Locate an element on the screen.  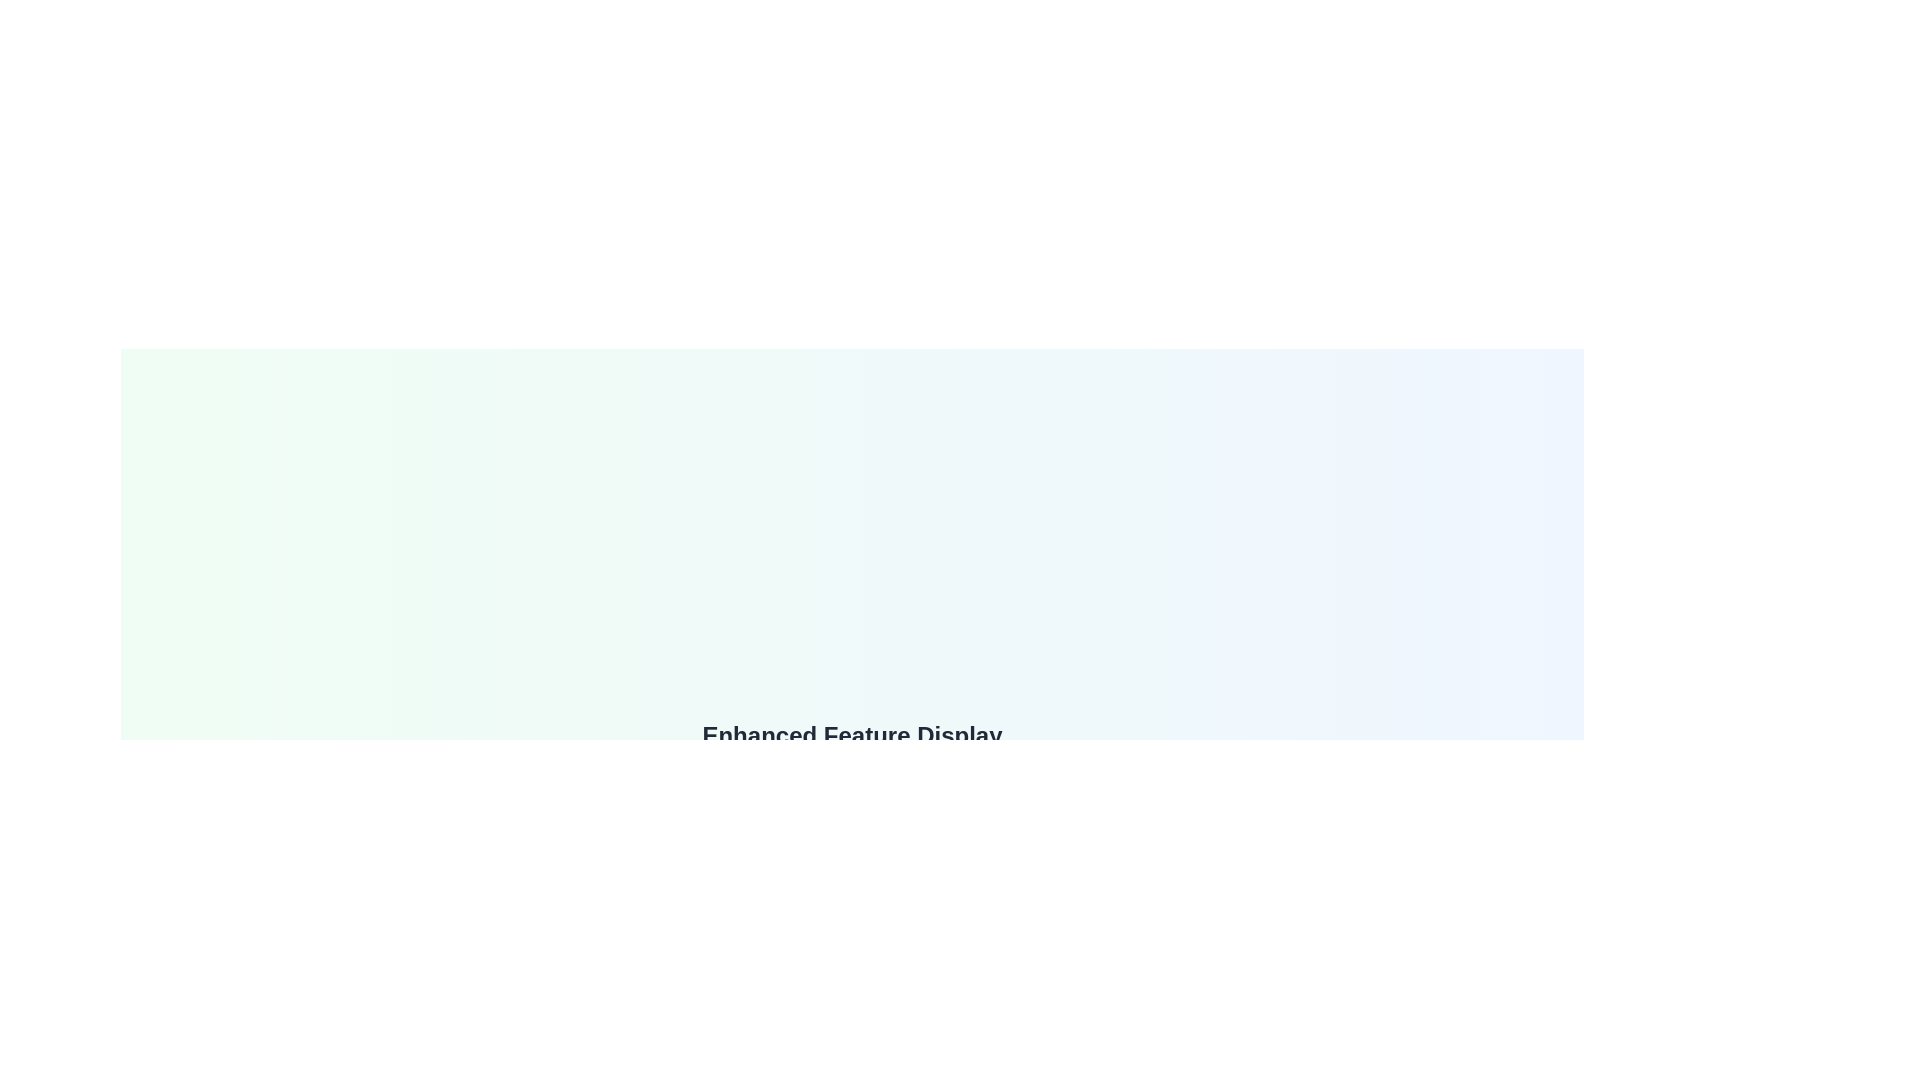
displayed text from the bold text label that says 'Enhanced Feature Display', which is visually prominent and serves as a header above the features list is located at coordinates (852, 736).